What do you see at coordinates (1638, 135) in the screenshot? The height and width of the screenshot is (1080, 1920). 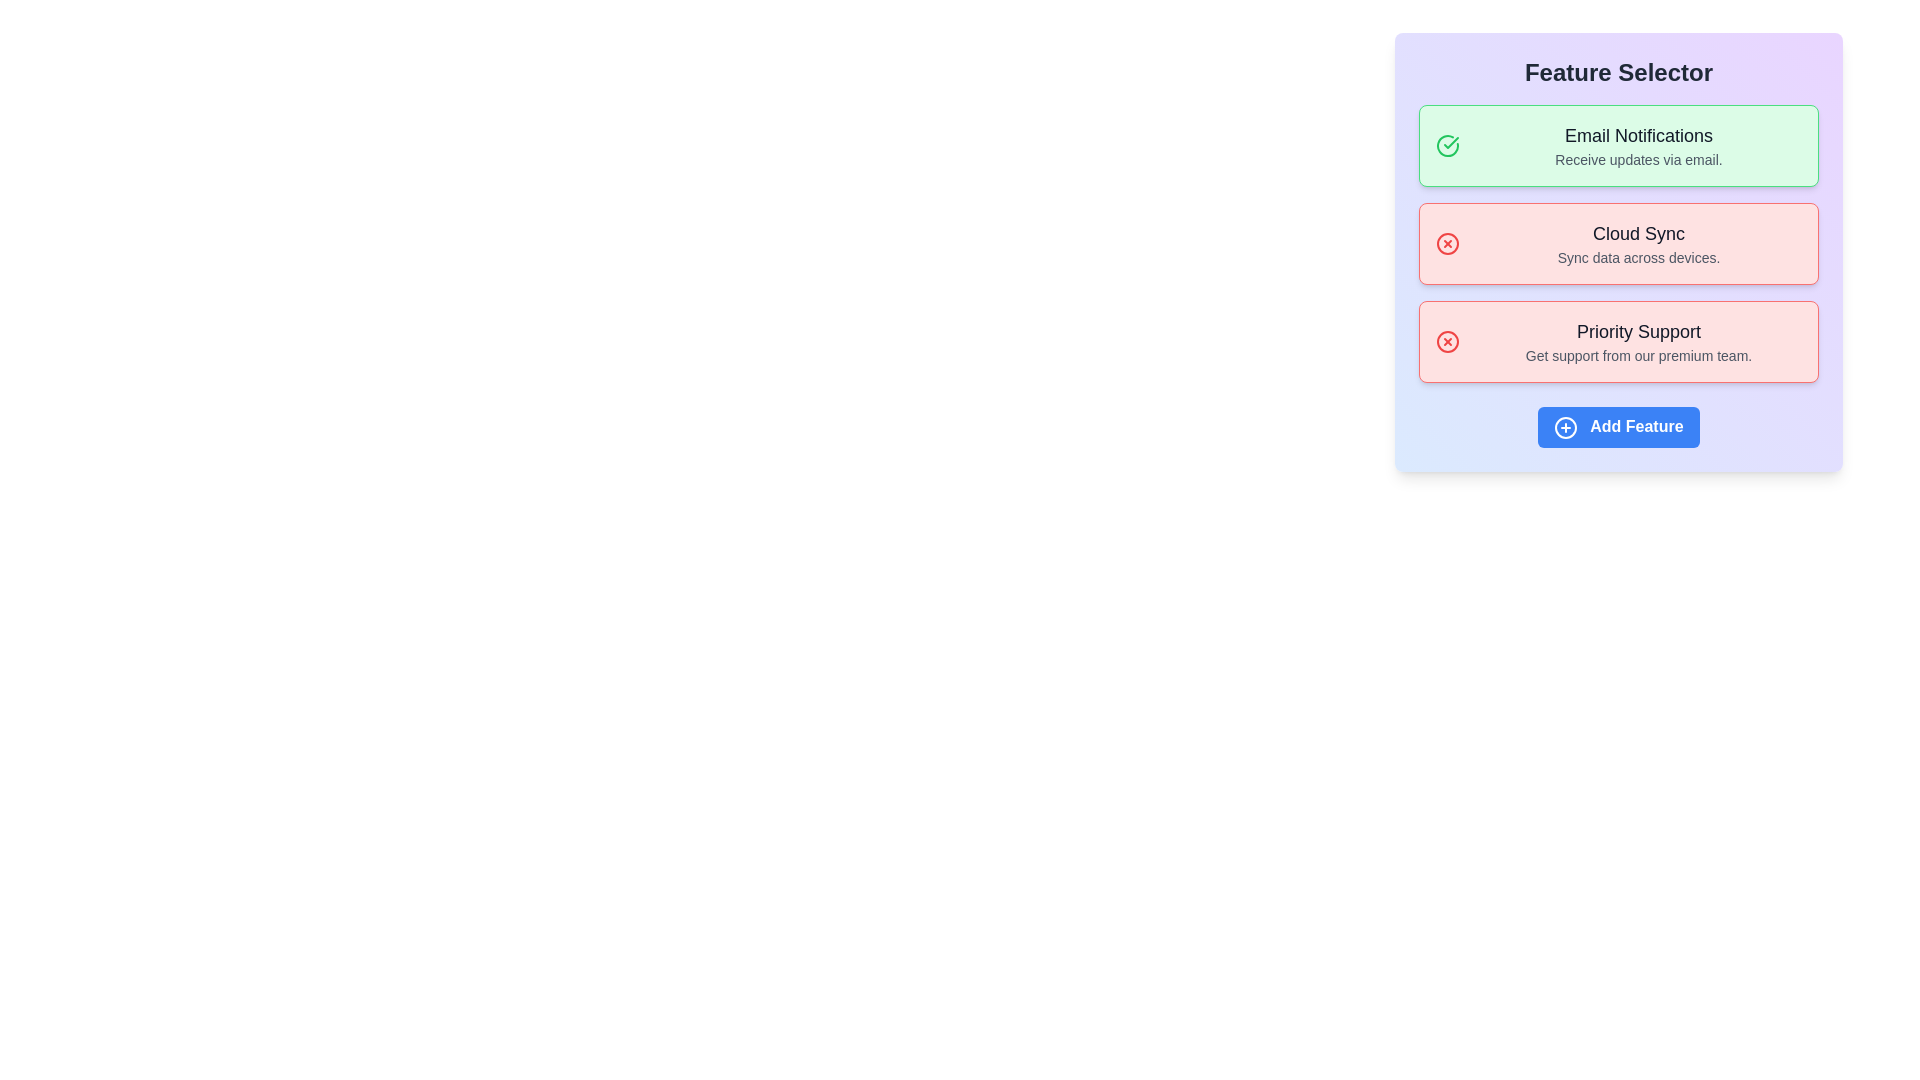 I see `the 'Email Notifications' text label, which is a bold, medium-sized sans-serif text element located at the top of a green-highlighted card in the 'Feature Selector' section` at bounding box center [1638, 135].